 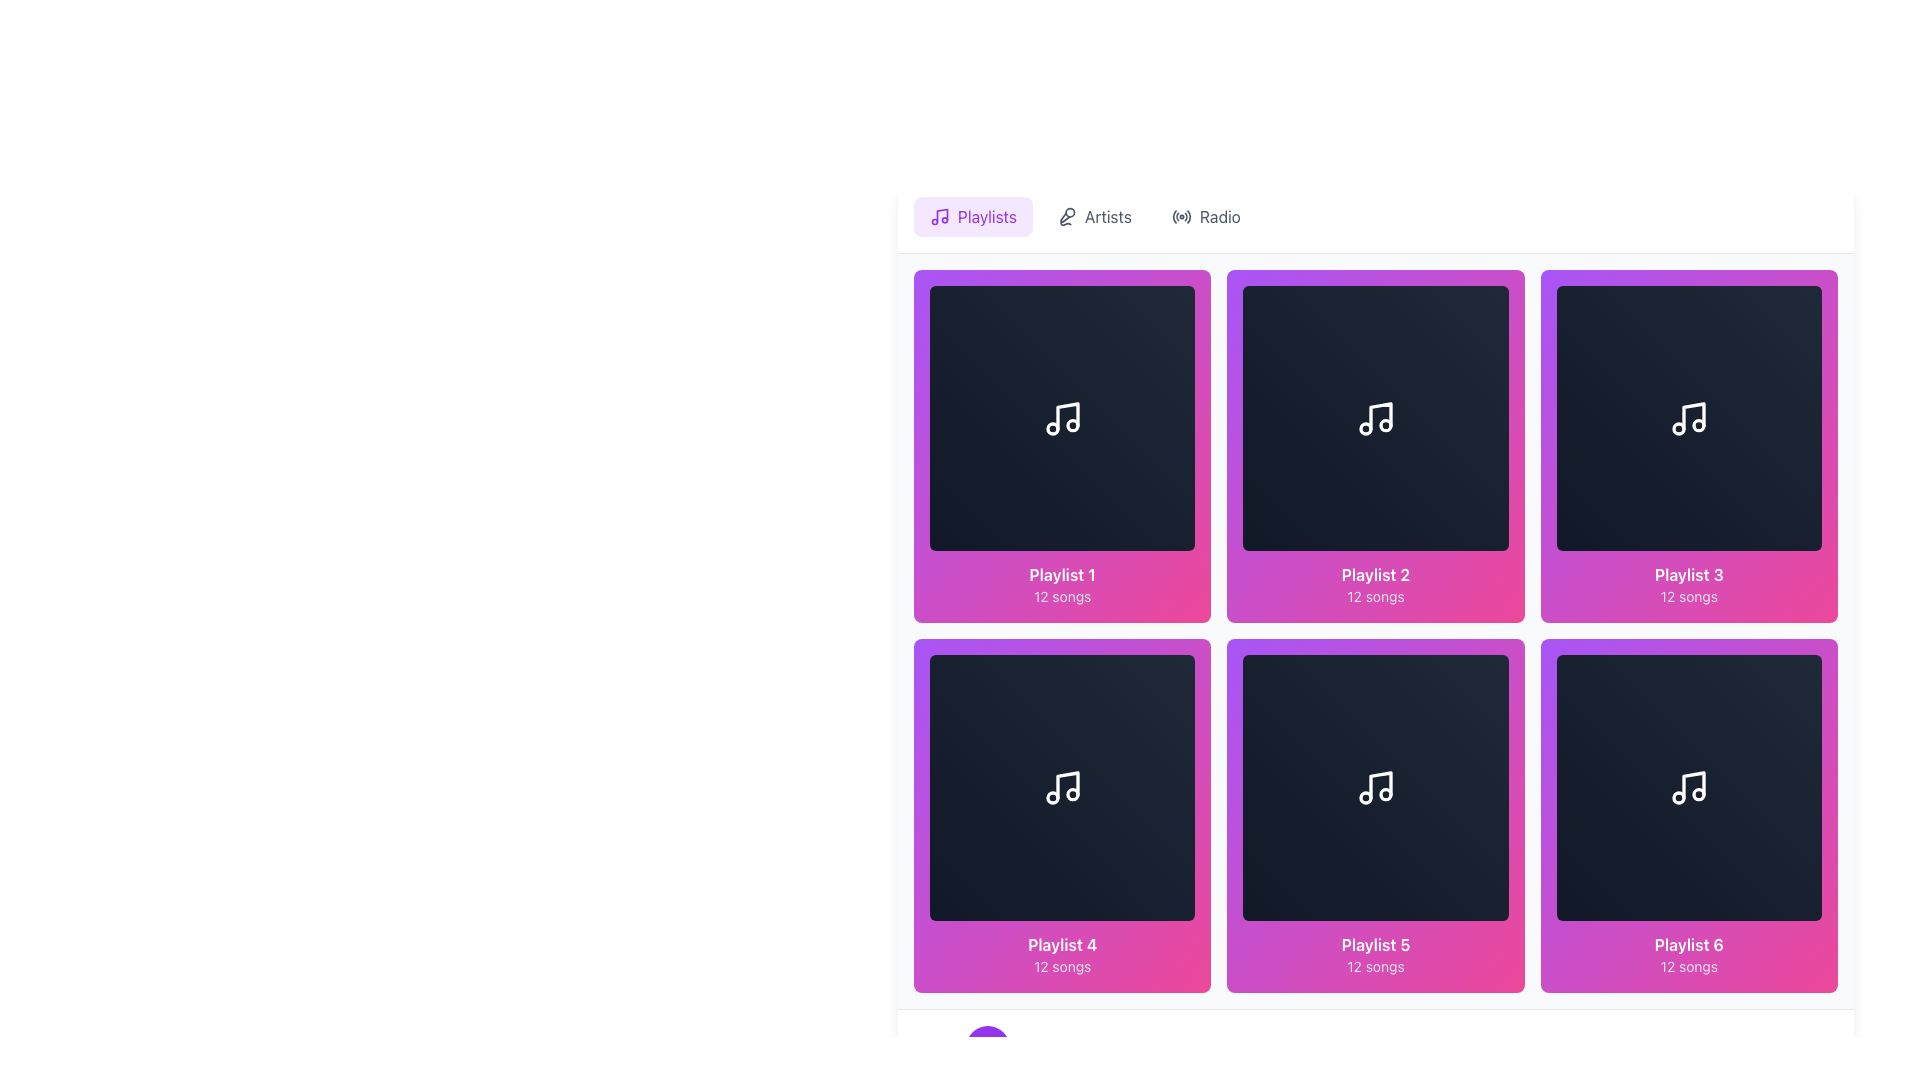 What do you see at coordinates (1051, 797) in the screenshot?
I see `the decorative circle element associated with the musical note icon in the 'Playlist 4' card located in the lower left region of the playlist grid` at bounding box center [1051, 797].